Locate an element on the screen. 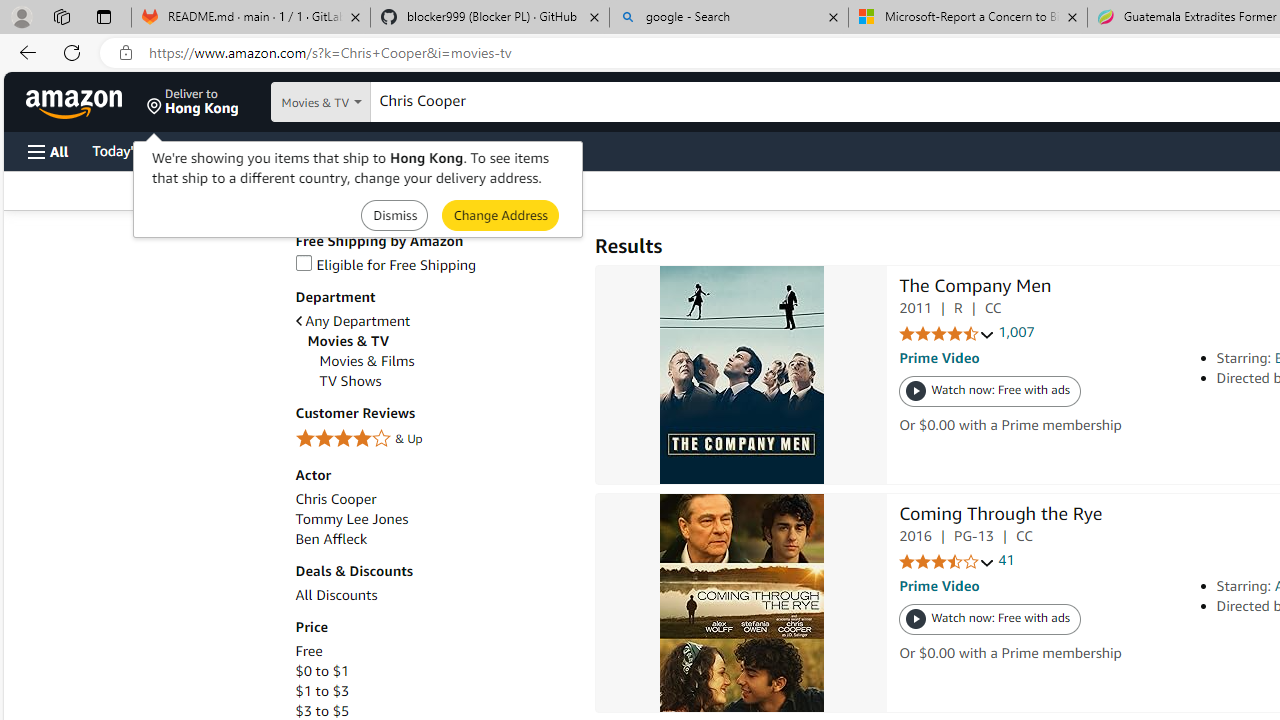  '41' is located at coordinates (1006, 560).